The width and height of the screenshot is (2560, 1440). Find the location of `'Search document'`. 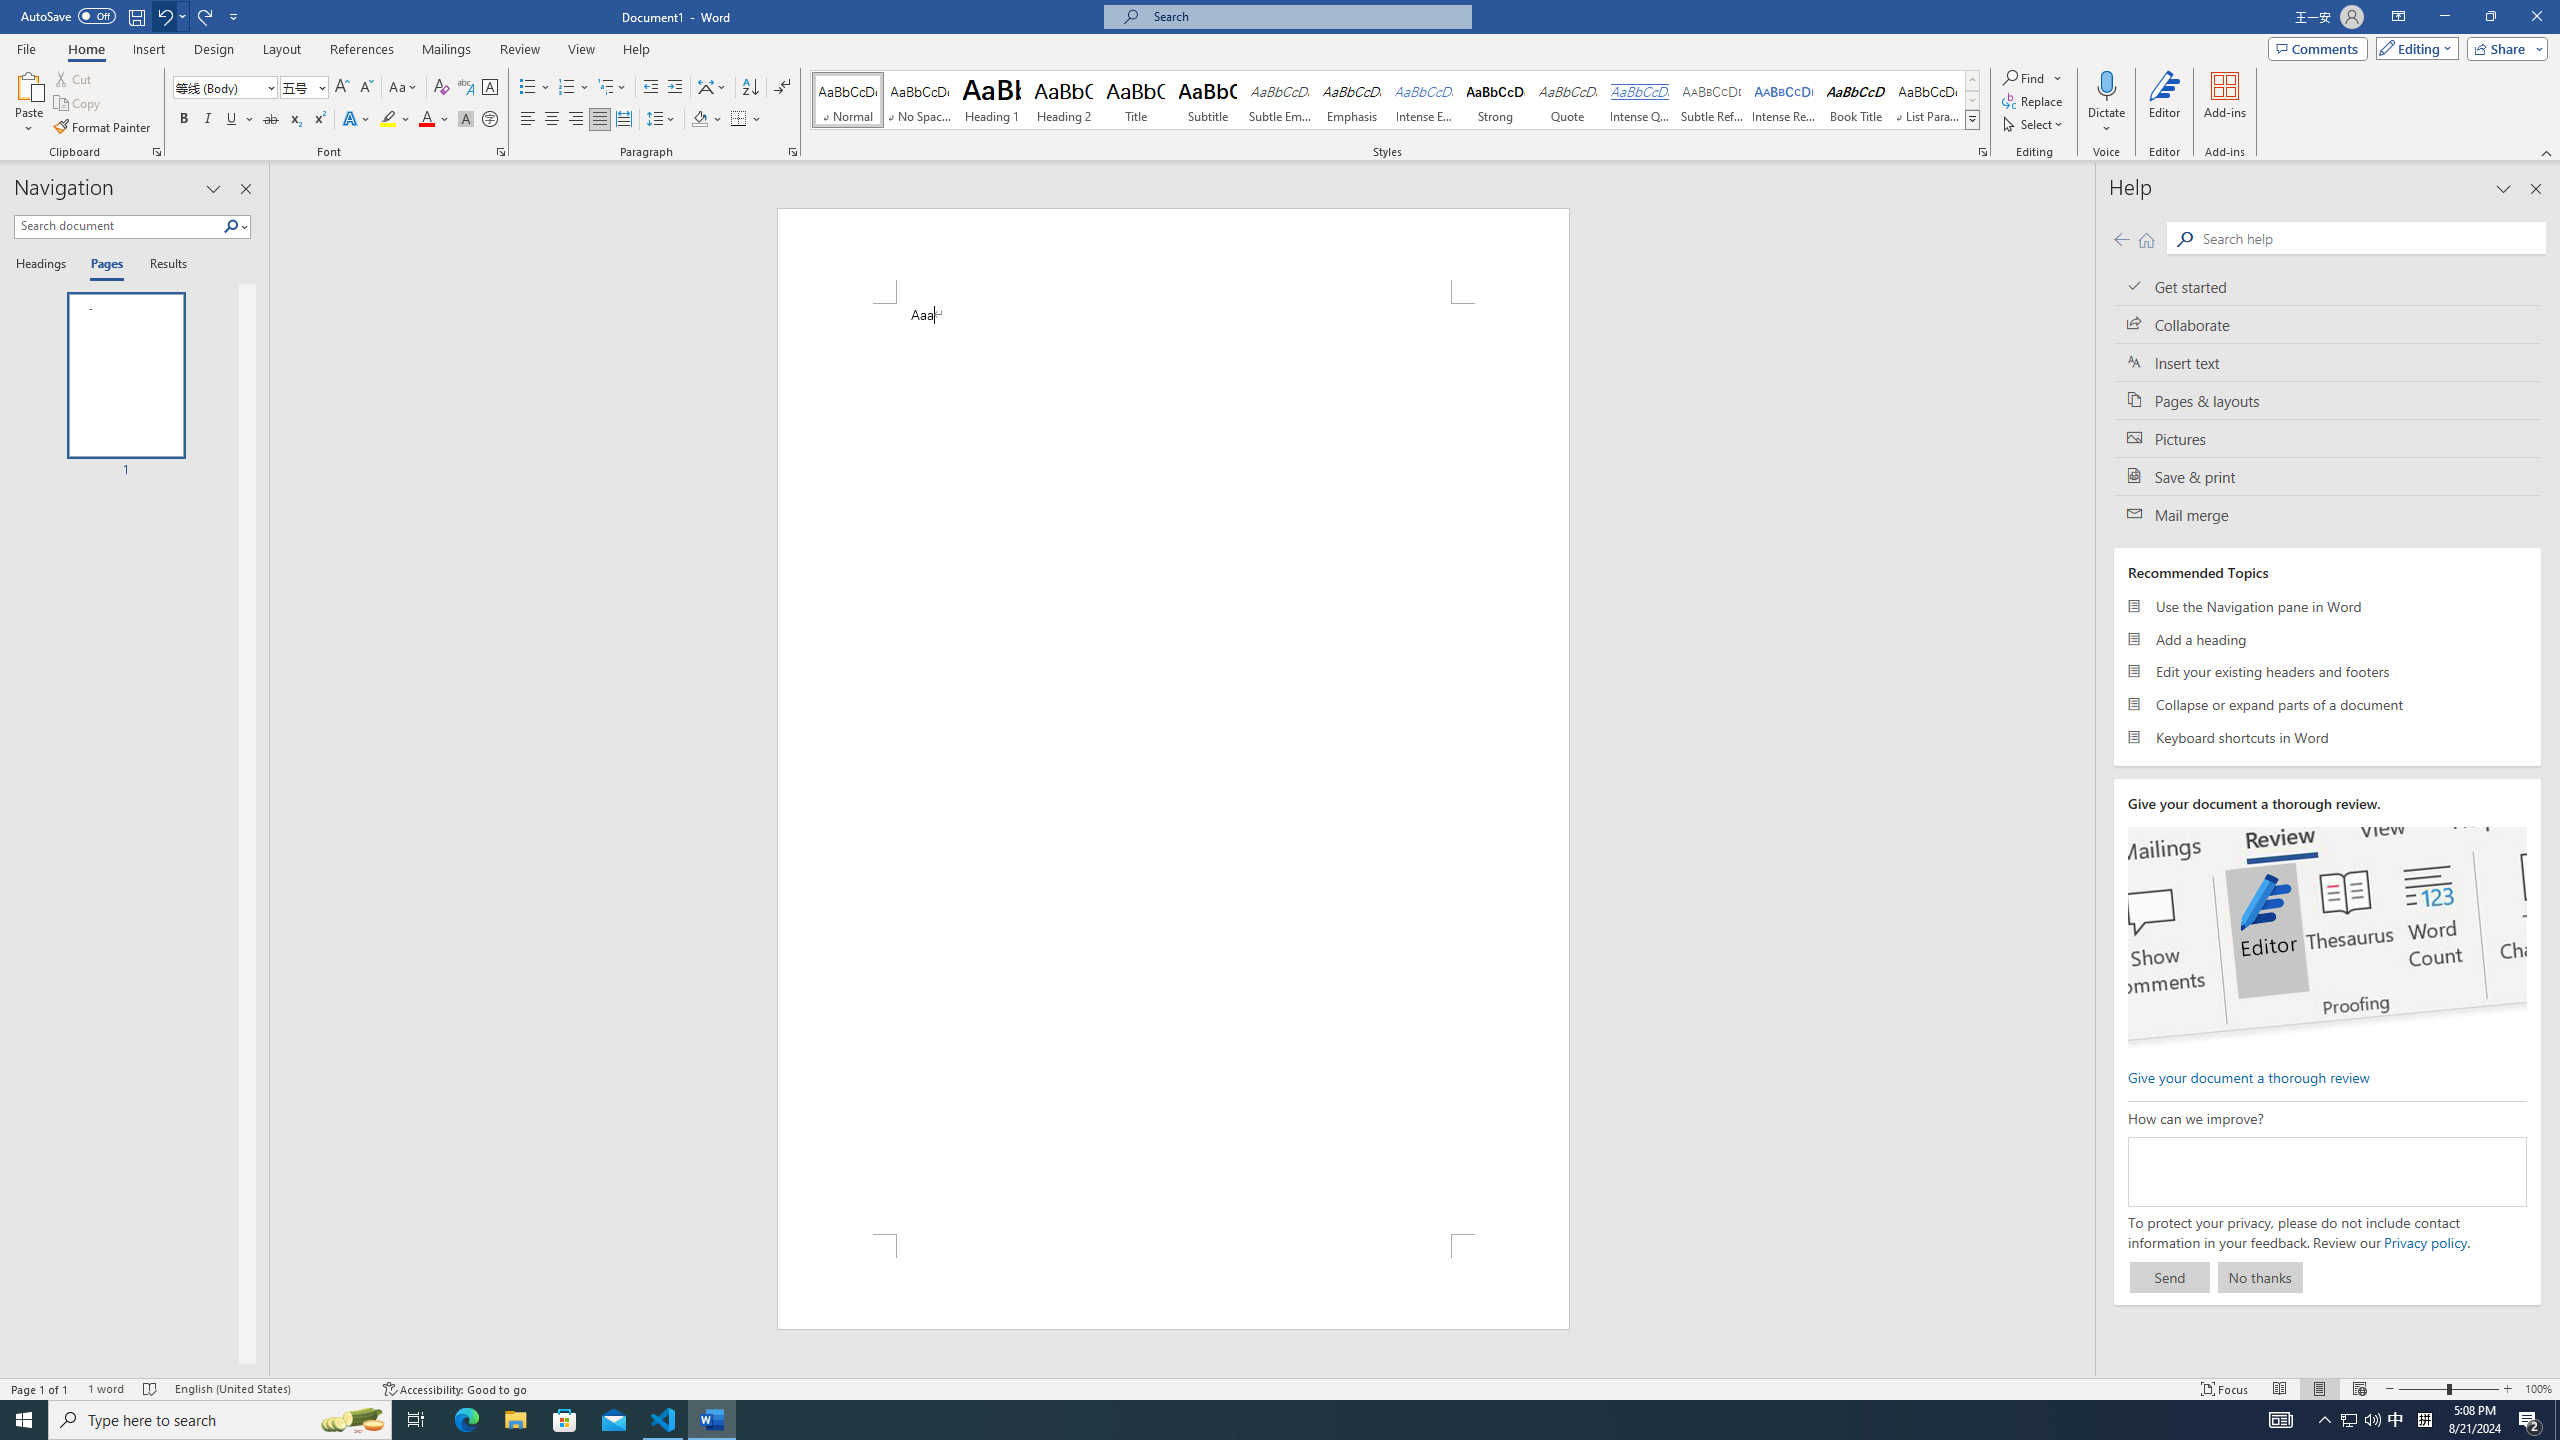

'Search document' is located at coordinates (117, 225).